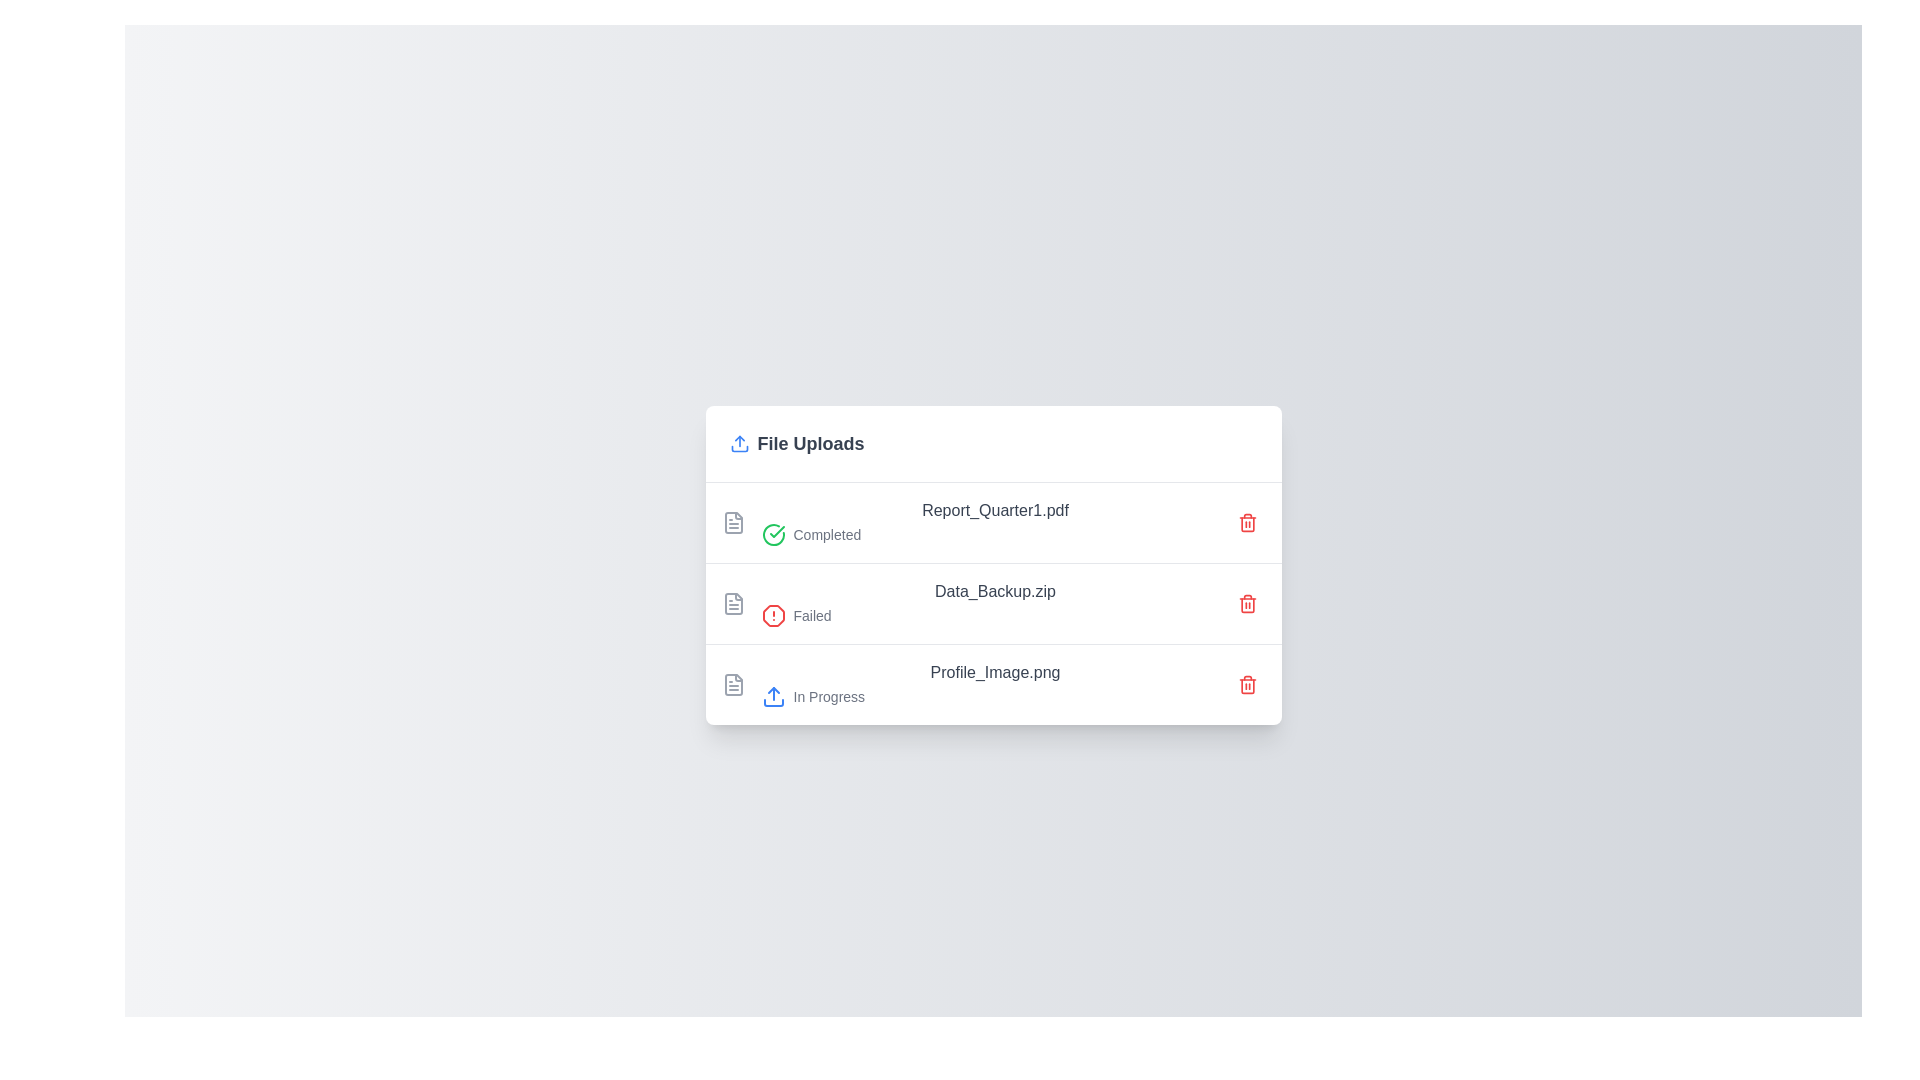  I want to click on the icon representing the file 'Profile_Image.png', which is located in the third row of the file upload list, to the left of the corresponding label, so click(732, 683).